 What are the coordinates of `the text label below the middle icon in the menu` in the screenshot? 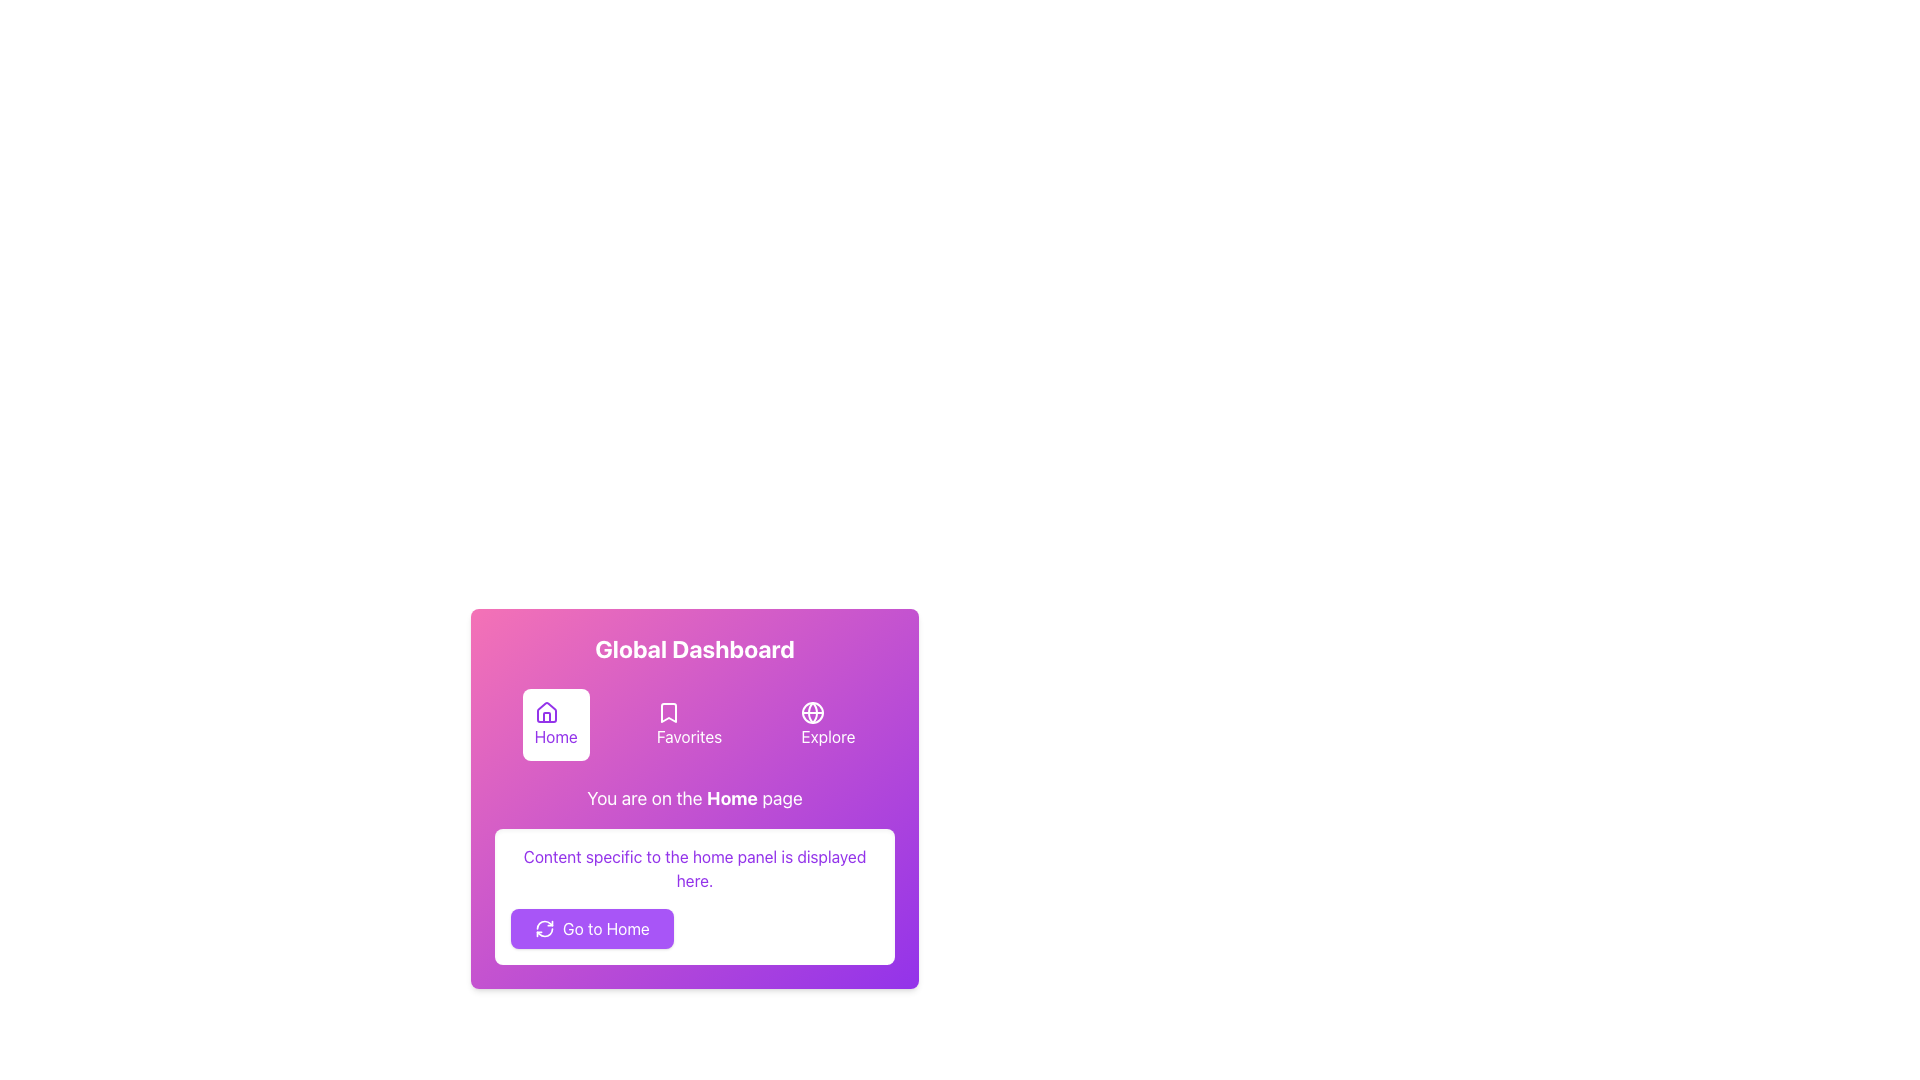 It's located at (689, 736).